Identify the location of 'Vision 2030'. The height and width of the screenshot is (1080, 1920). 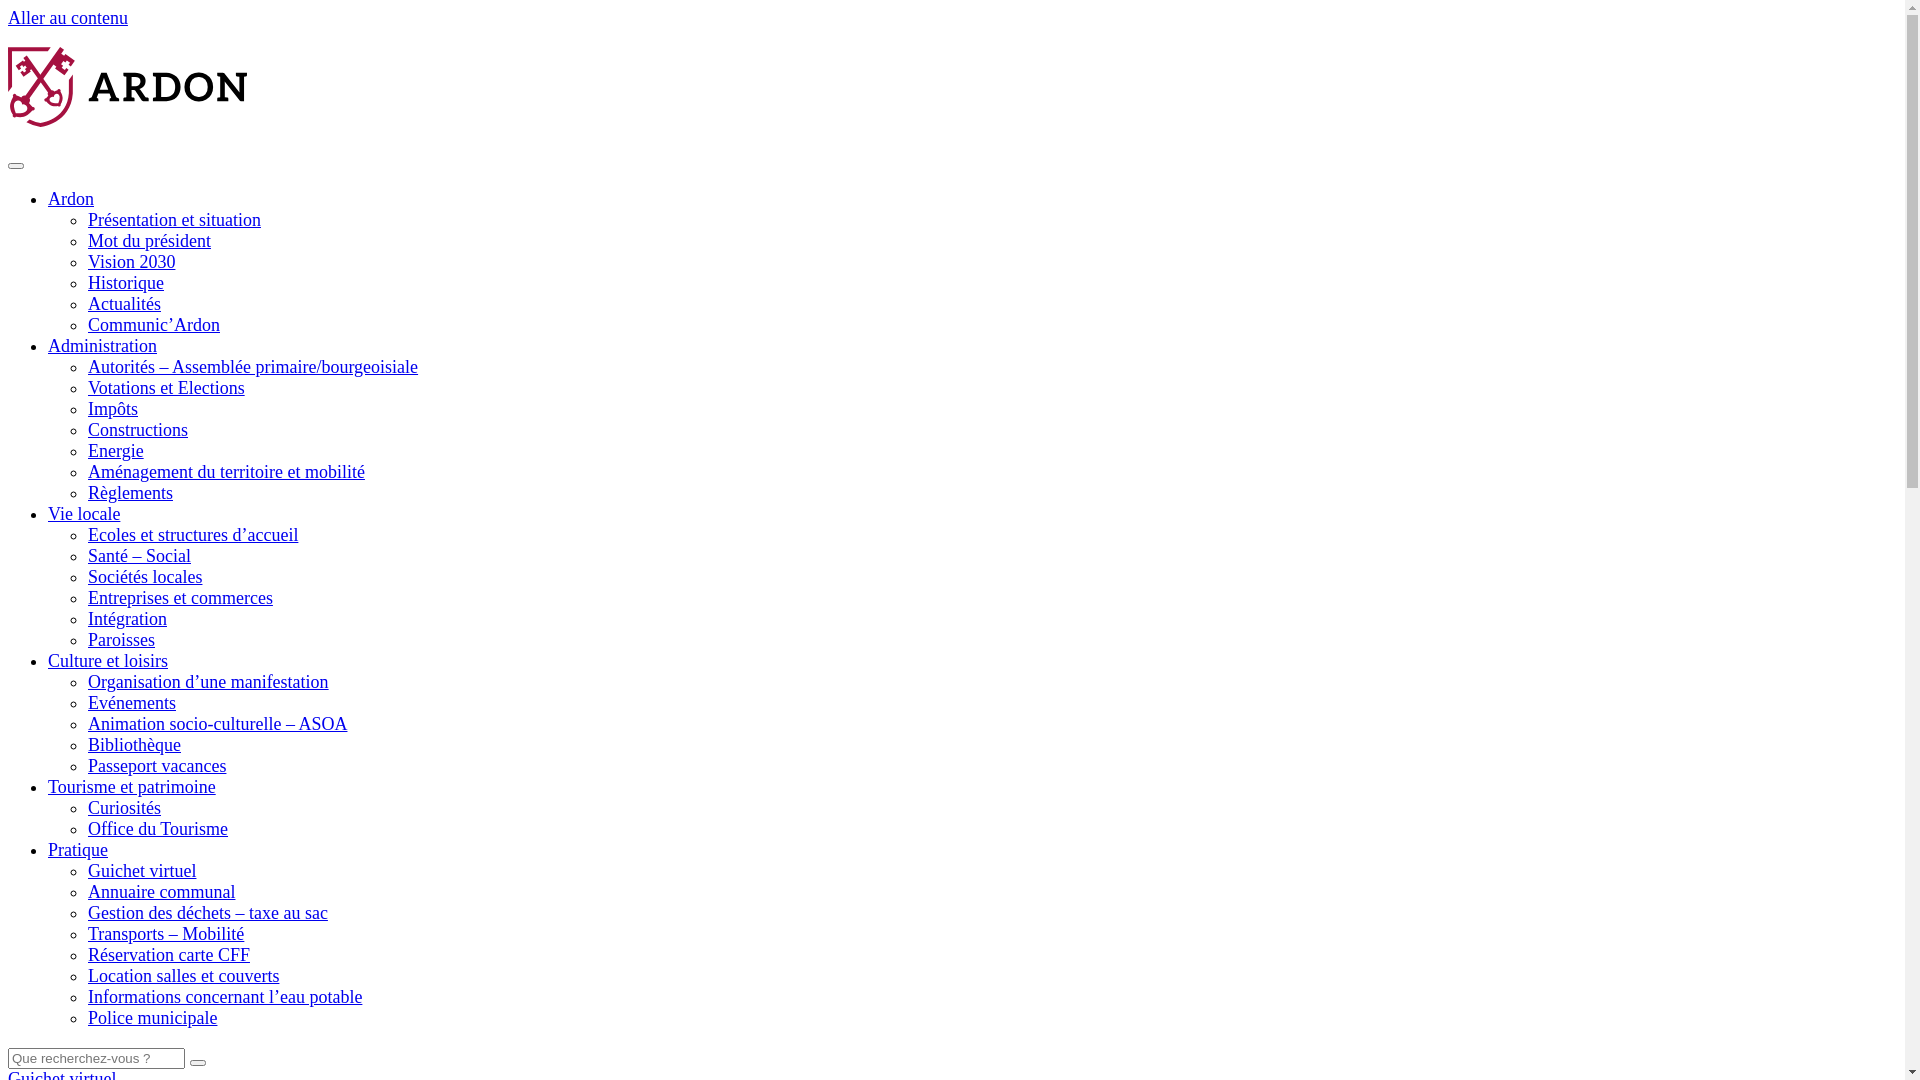
(130, 261).